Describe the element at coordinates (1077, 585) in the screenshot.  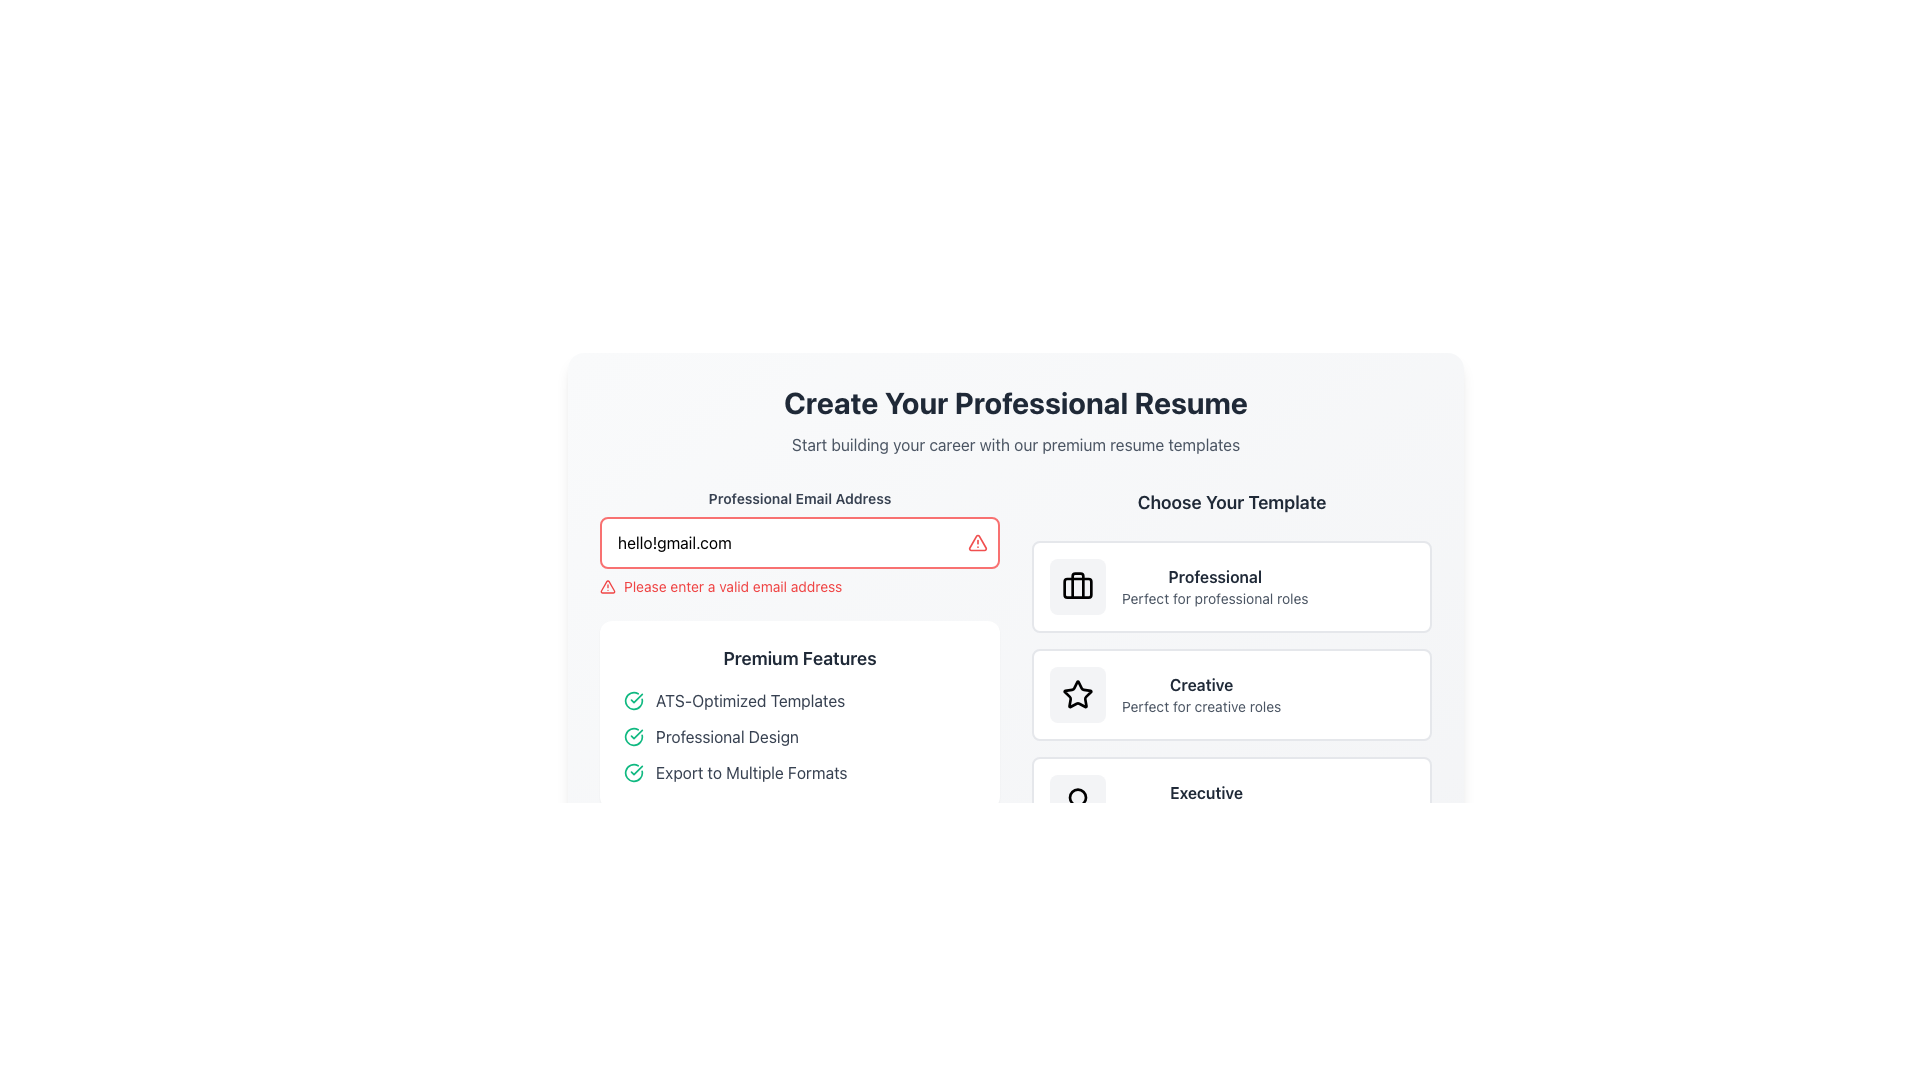
I see `the 'Professional' template category icon located in the 'Choose Your Template' section for selection` at that location.